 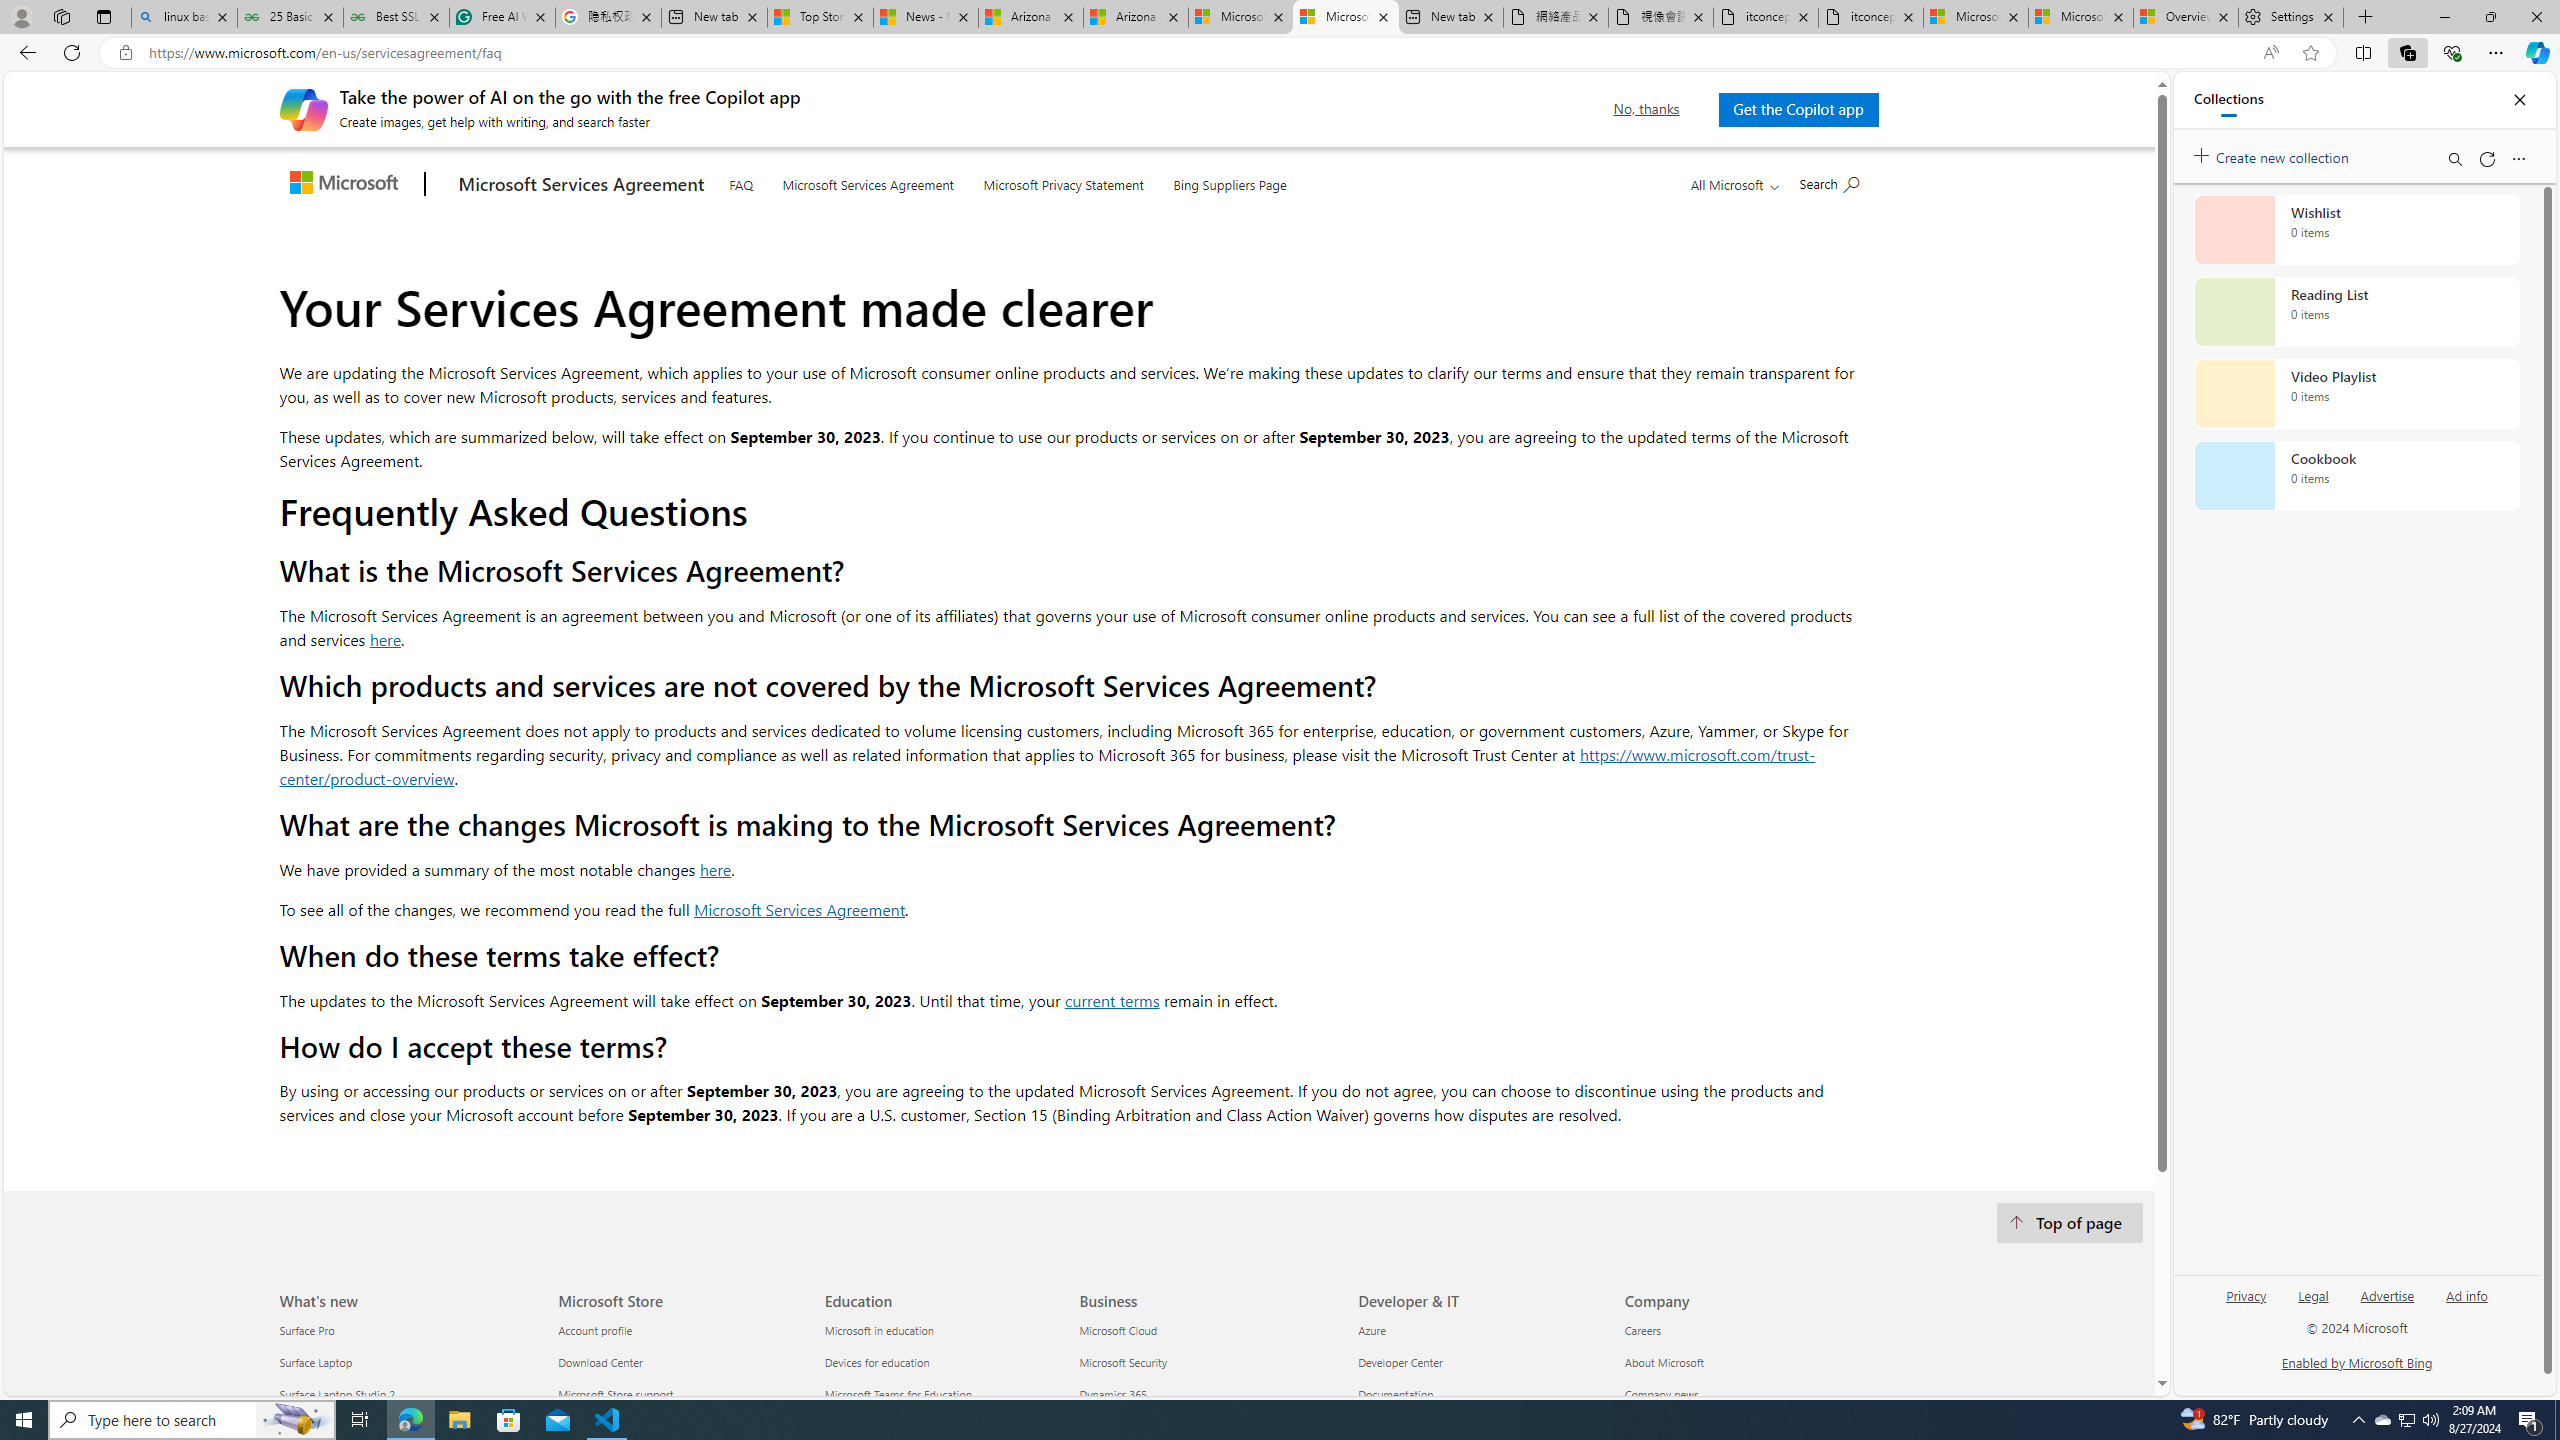 I want to click on 'FAQ', so click(x=741, y=181).